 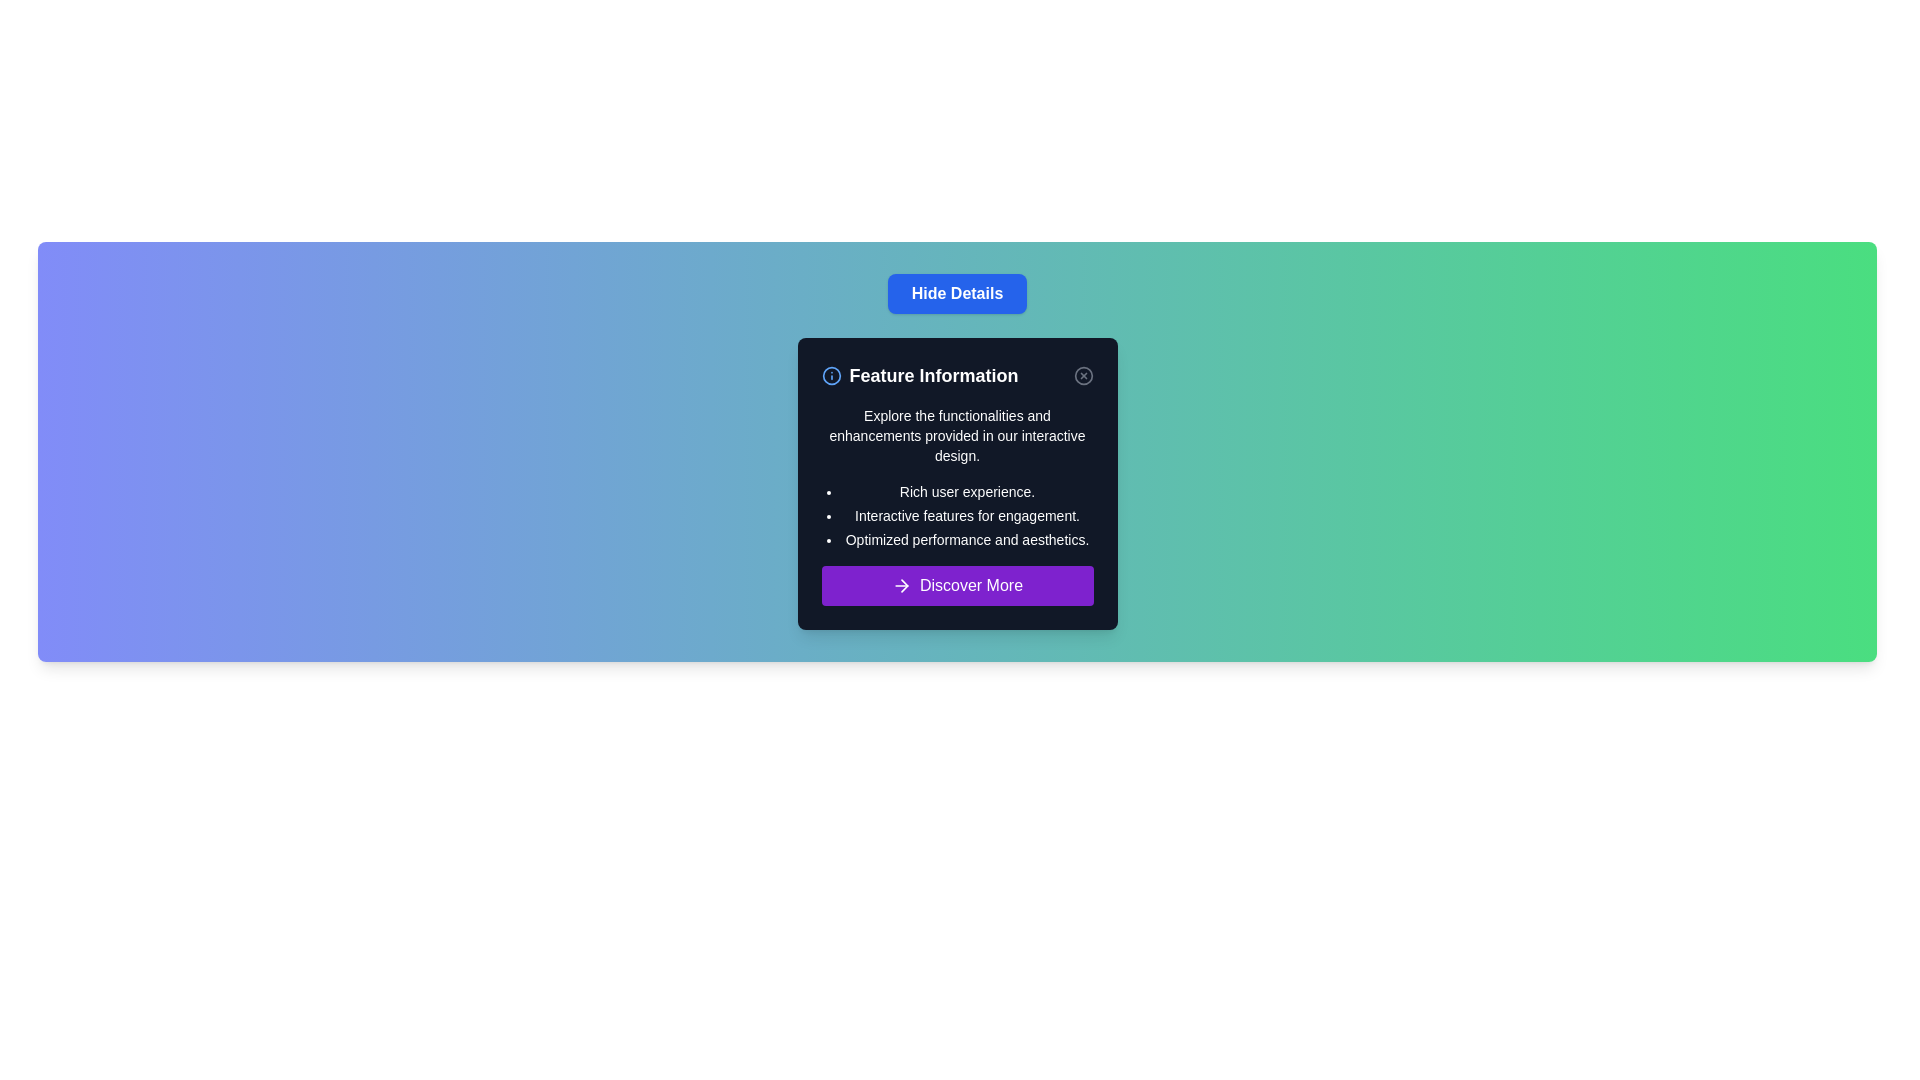 I want to click on the text label that serves as the title or headline located in the upper section of the black panel, positioned first from the left, so click(x=919, y=375).